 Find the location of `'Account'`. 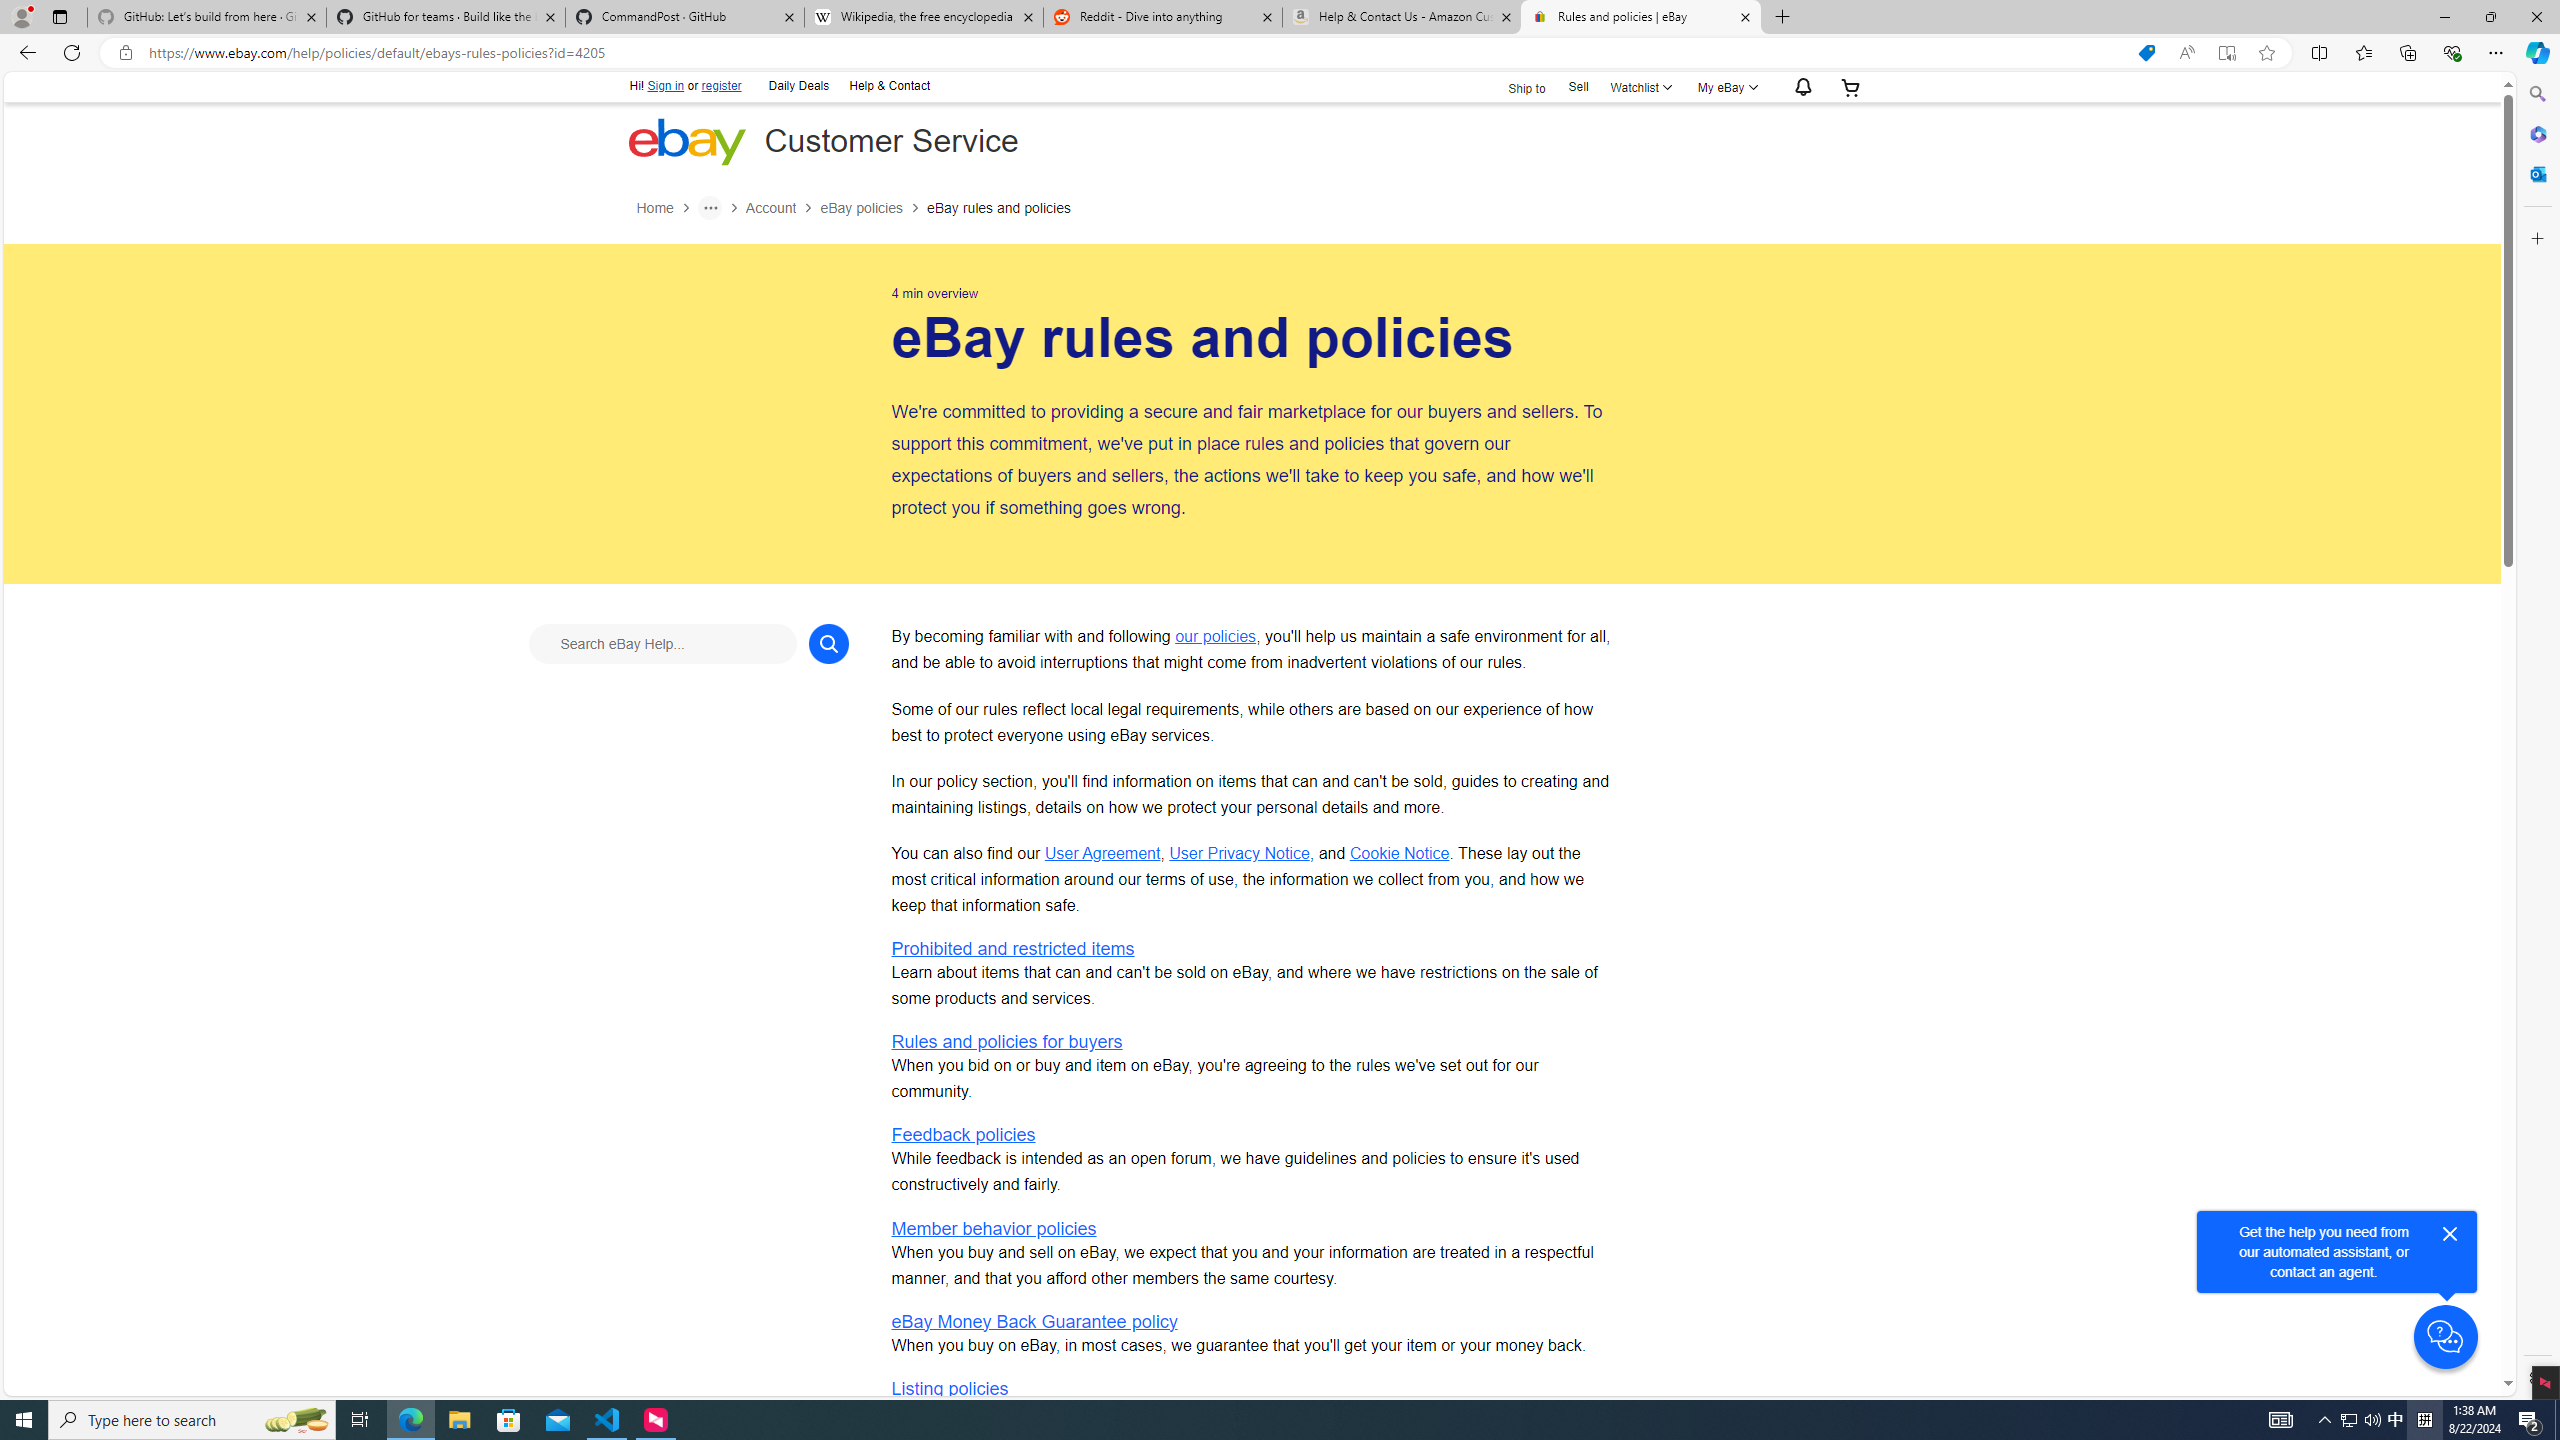

'Account' is located at coordinates (770, 207).